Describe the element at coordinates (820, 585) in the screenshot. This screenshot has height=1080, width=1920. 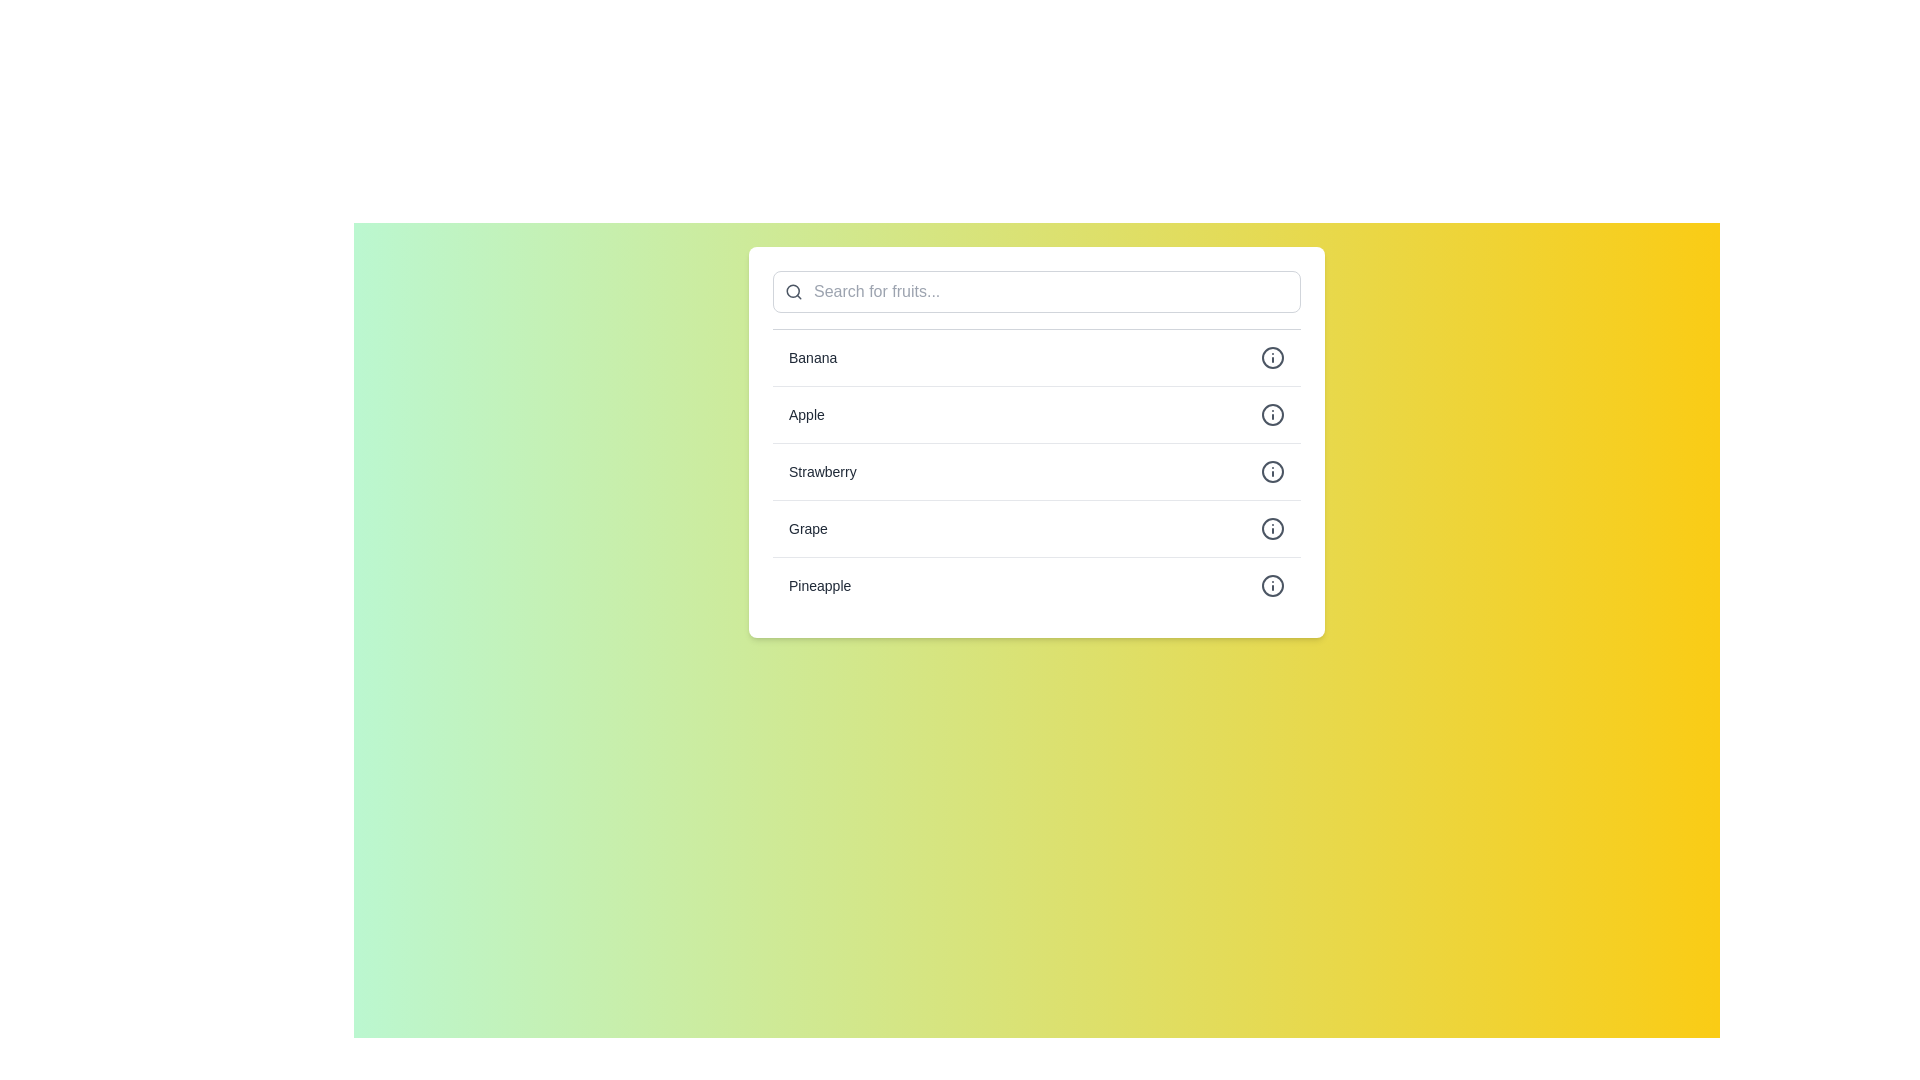
I see `the text label displaying 'Pineapple', which is the fifth item in a vertical list layout` at that location.